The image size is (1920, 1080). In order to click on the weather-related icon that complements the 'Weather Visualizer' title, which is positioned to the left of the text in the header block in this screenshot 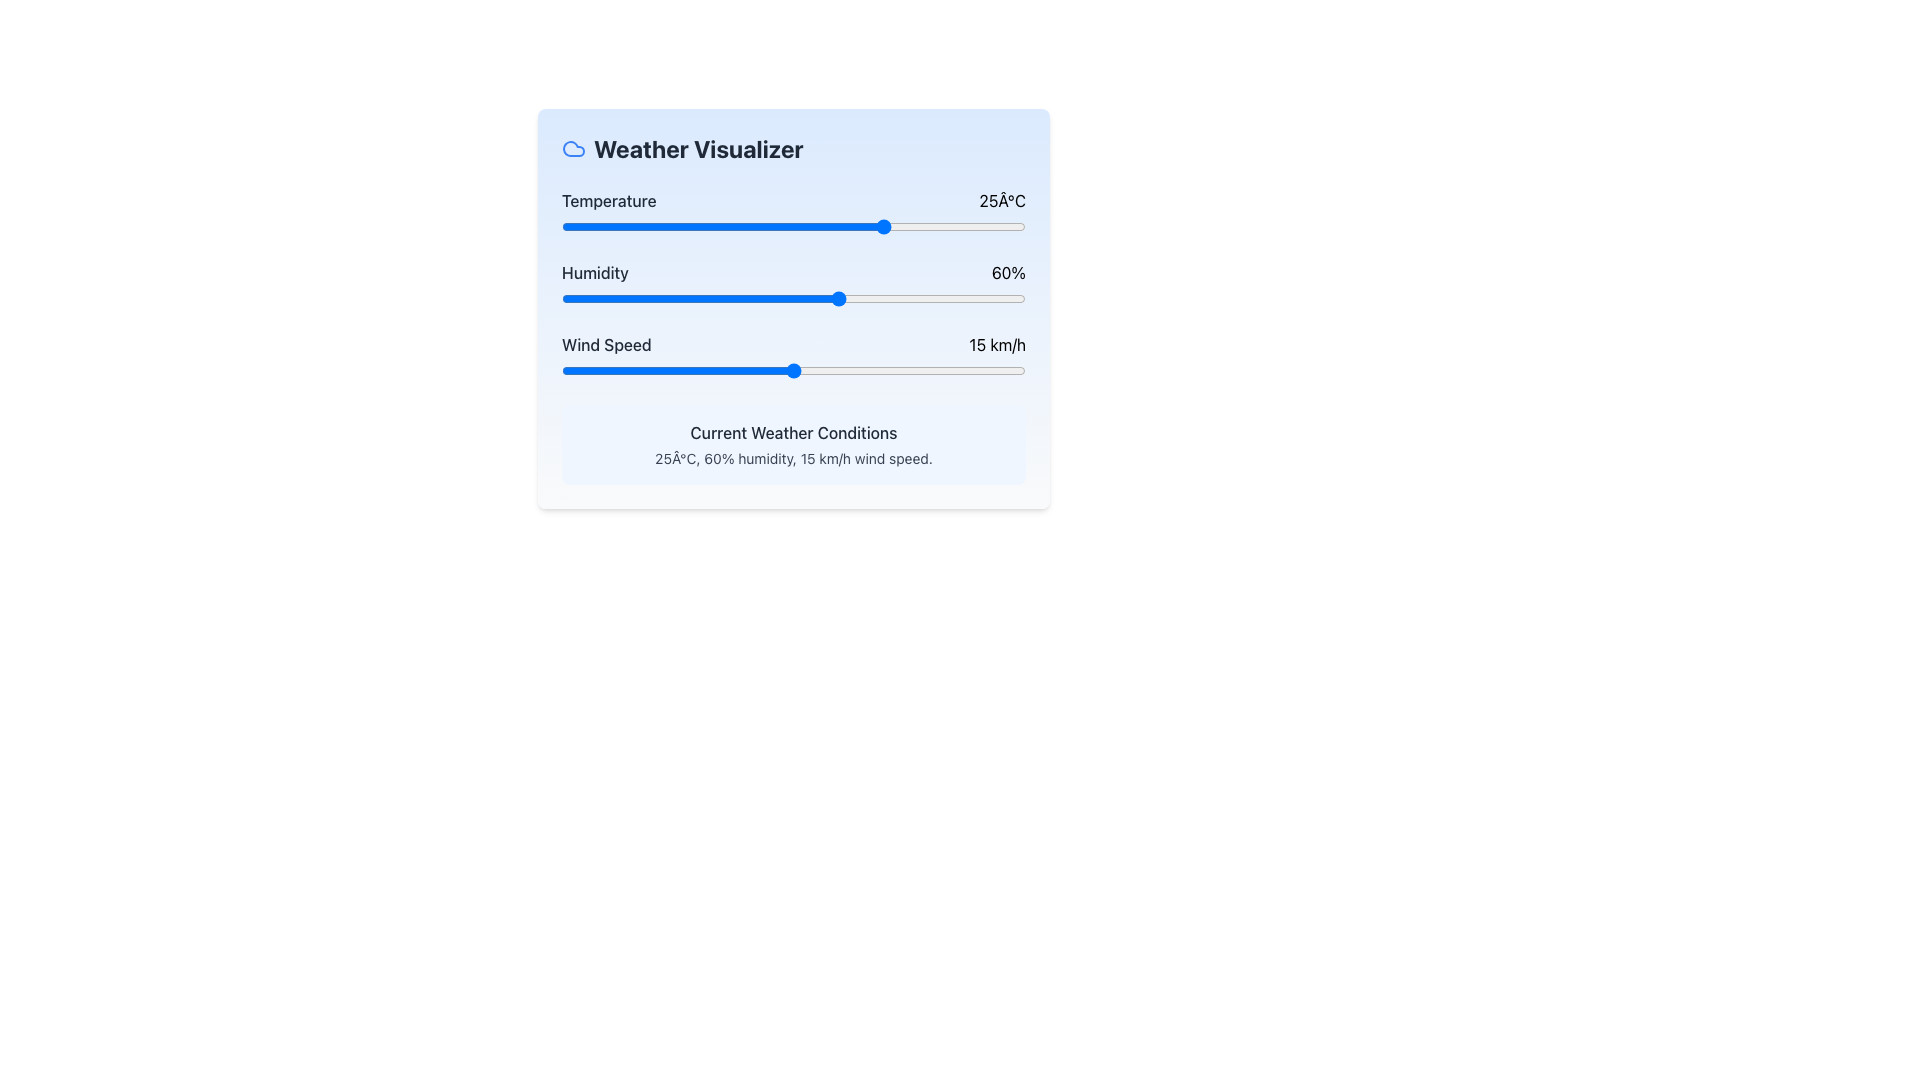, I will do `click(573, 148)`.